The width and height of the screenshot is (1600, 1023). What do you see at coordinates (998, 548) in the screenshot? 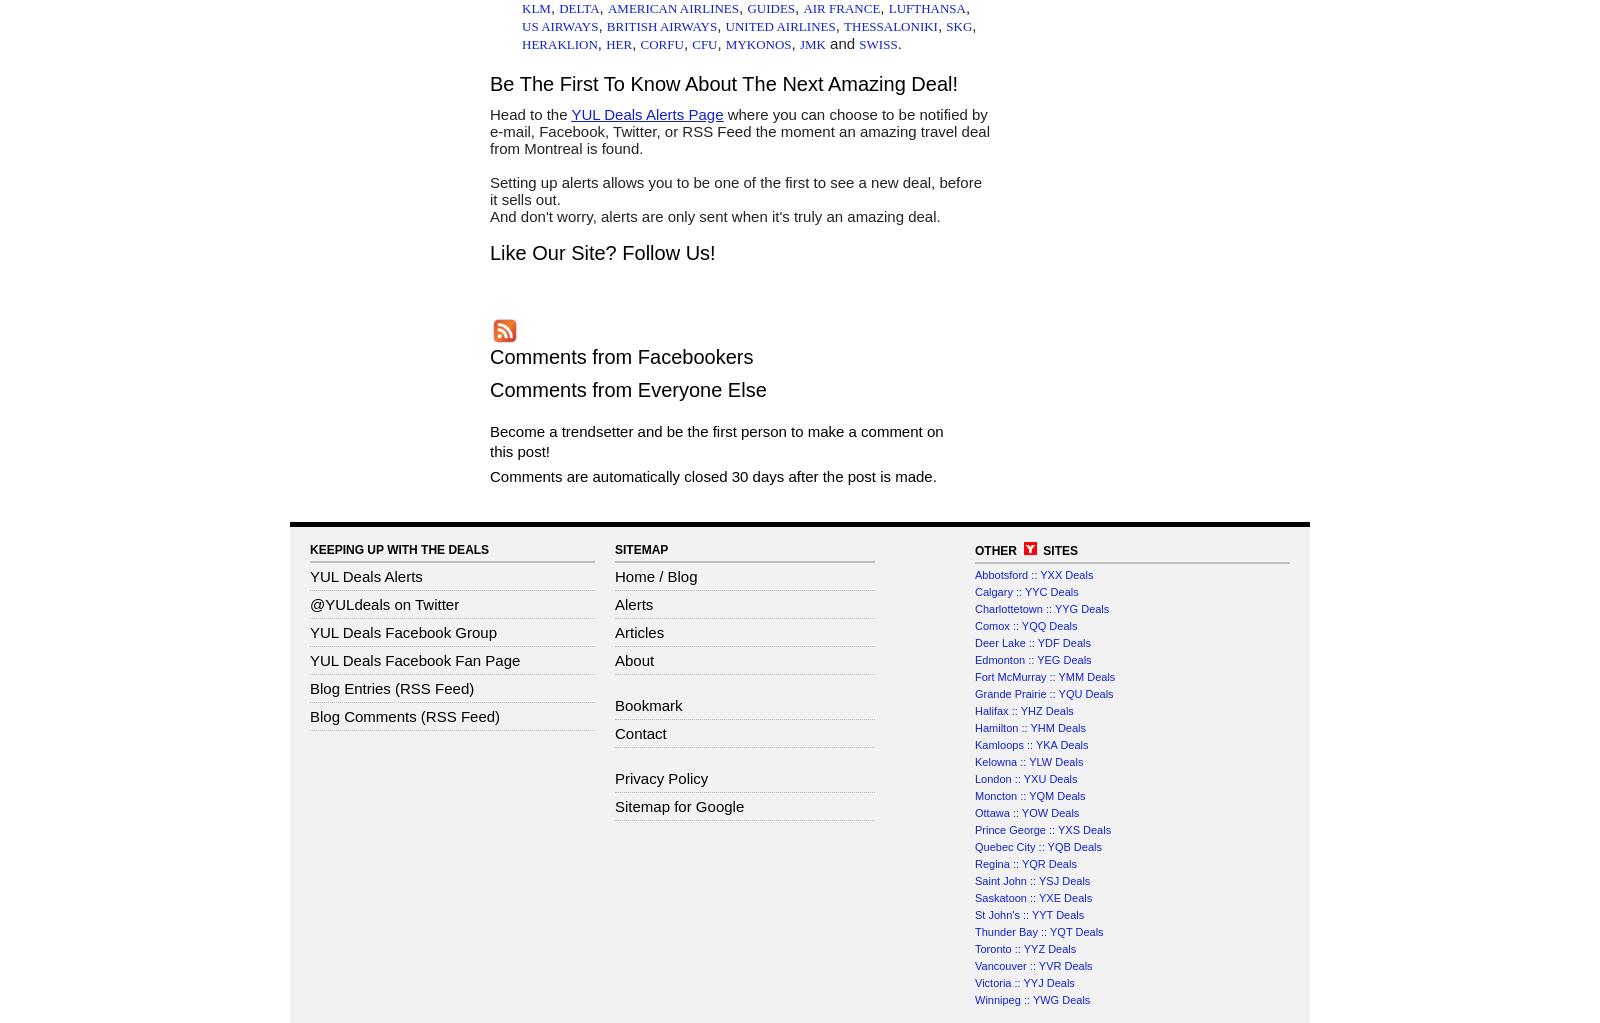
I see `'Other'` at bounding box center [998, 548].